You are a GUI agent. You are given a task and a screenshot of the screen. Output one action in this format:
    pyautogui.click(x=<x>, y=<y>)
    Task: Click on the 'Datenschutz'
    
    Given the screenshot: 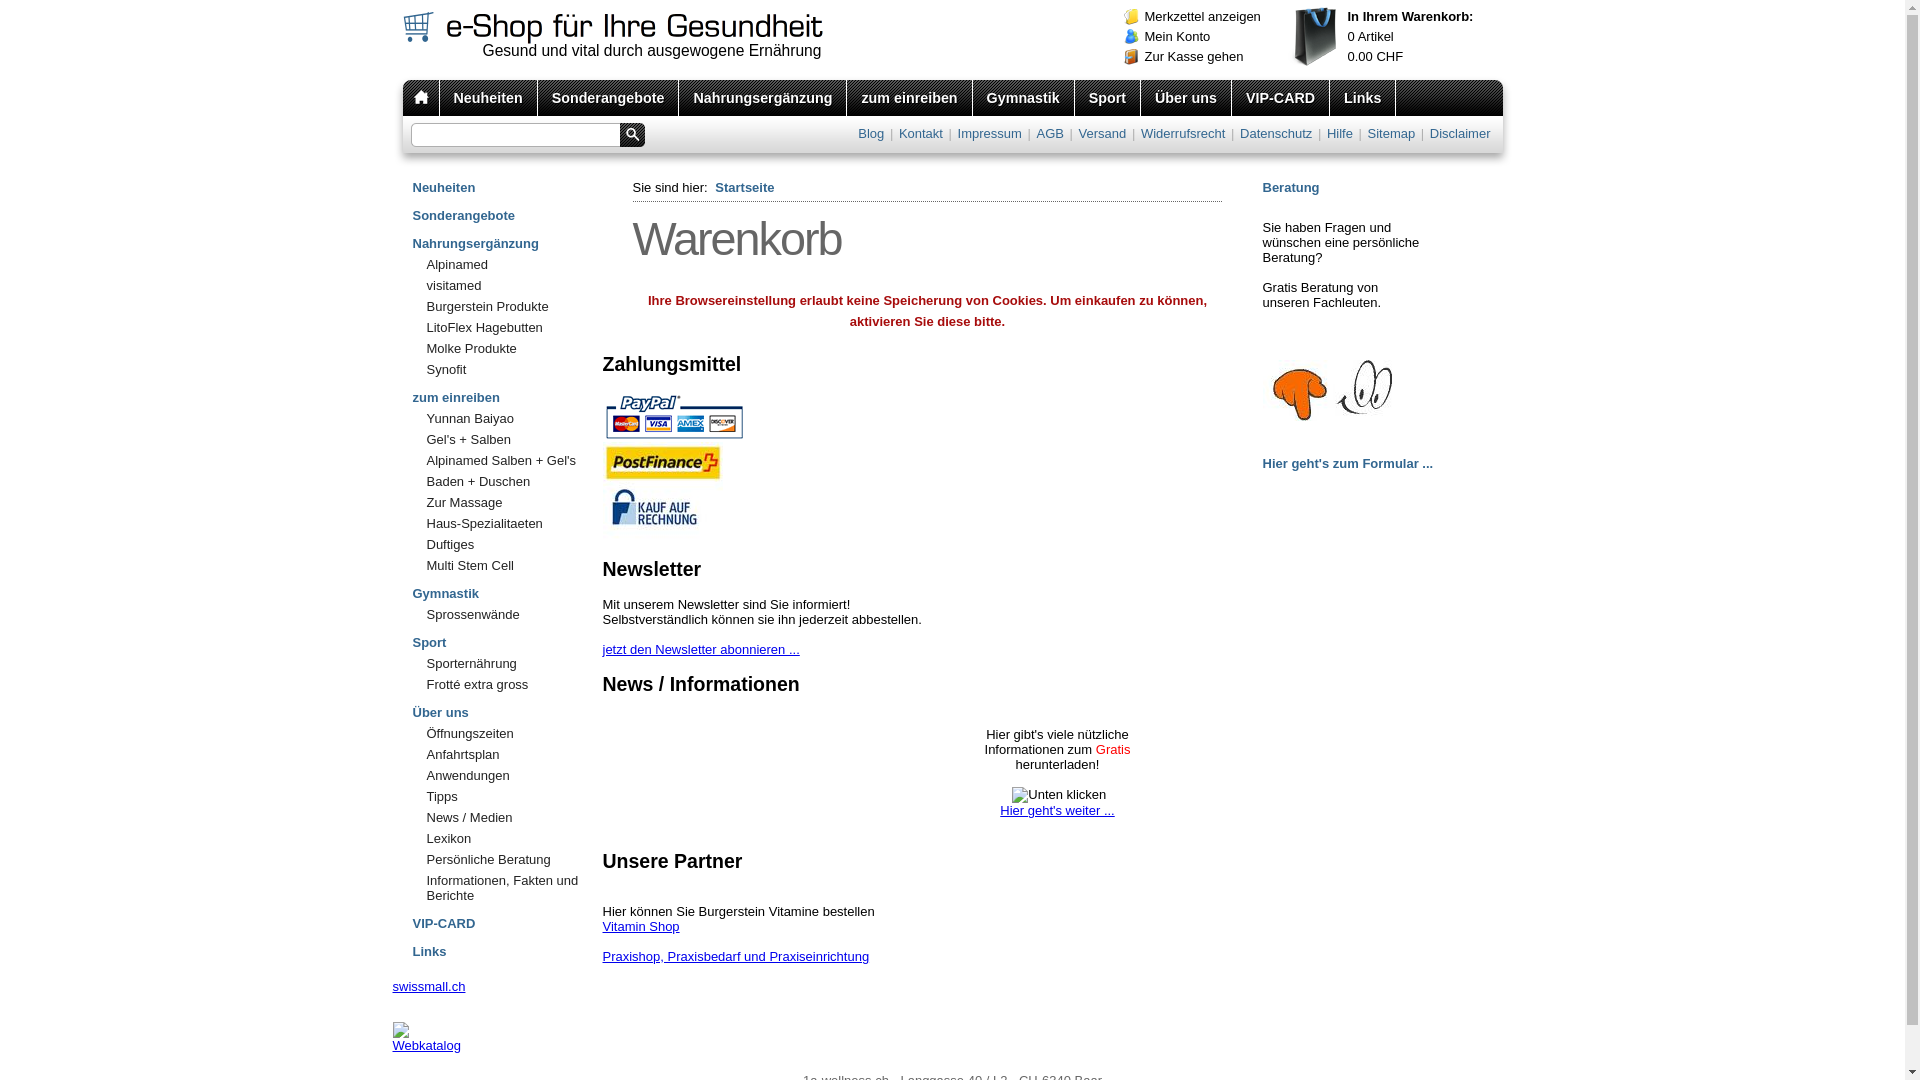 What is the action you would take?
    pyautogui.click(x=1275, y=133)
    